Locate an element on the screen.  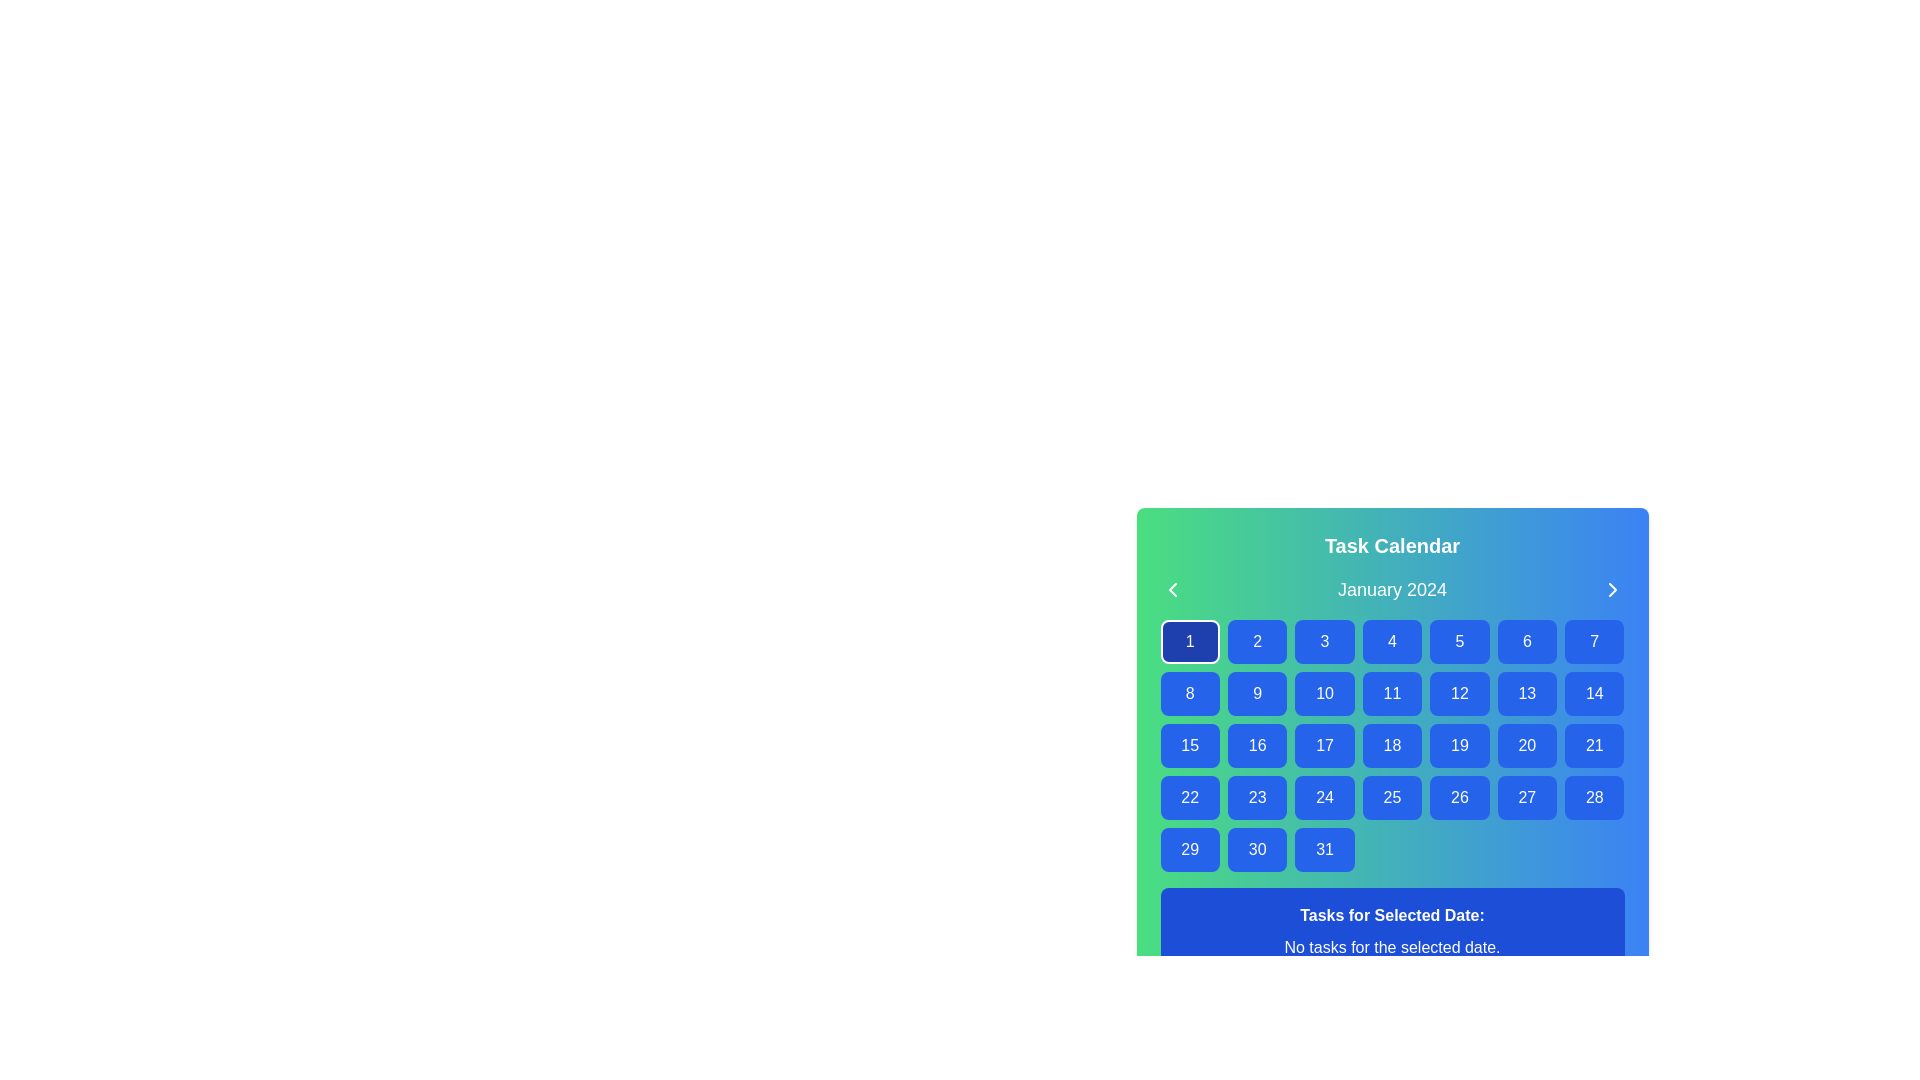
a date within the Calendar Widget, which displays a monthly calendar for January 2024 and allows for date selection is located at coordinates (1391, 753).